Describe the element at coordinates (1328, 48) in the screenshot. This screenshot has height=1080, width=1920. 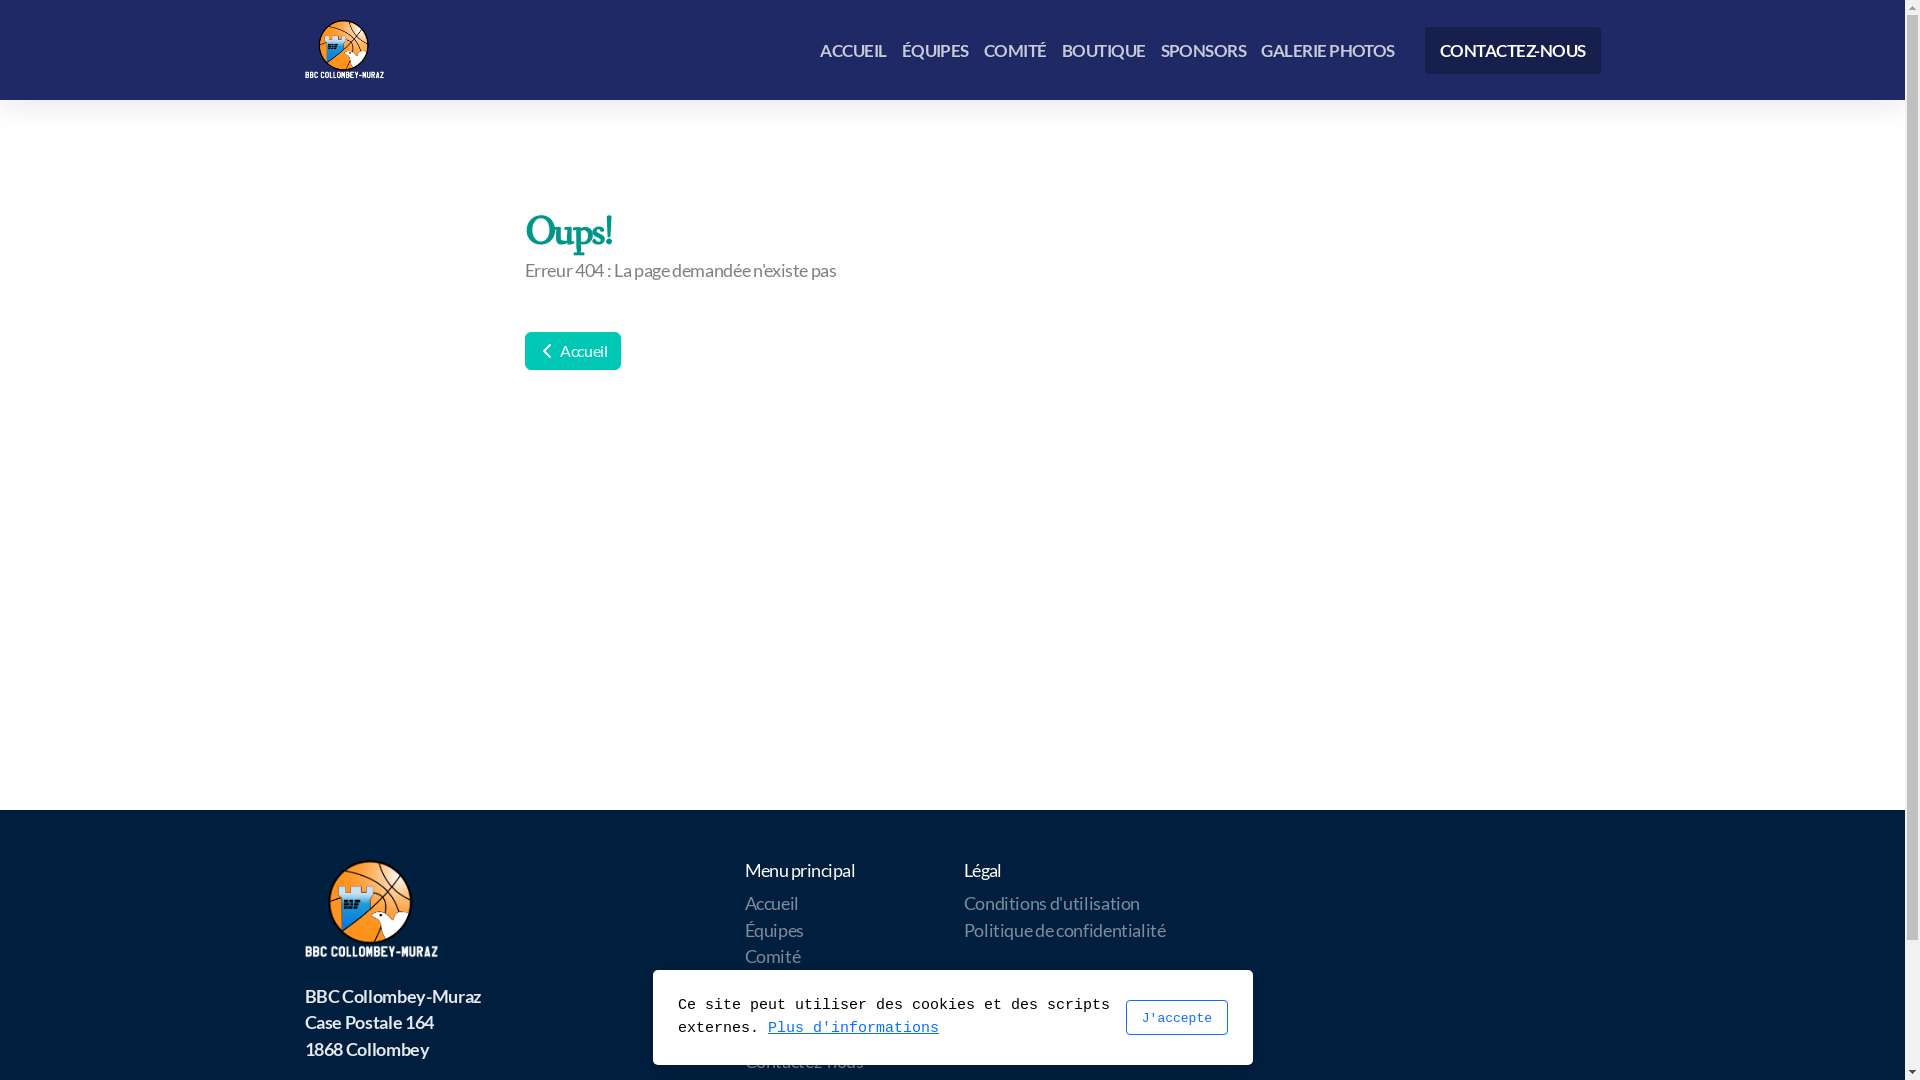
I see `'GALERIE PHOTOS'` at that location.